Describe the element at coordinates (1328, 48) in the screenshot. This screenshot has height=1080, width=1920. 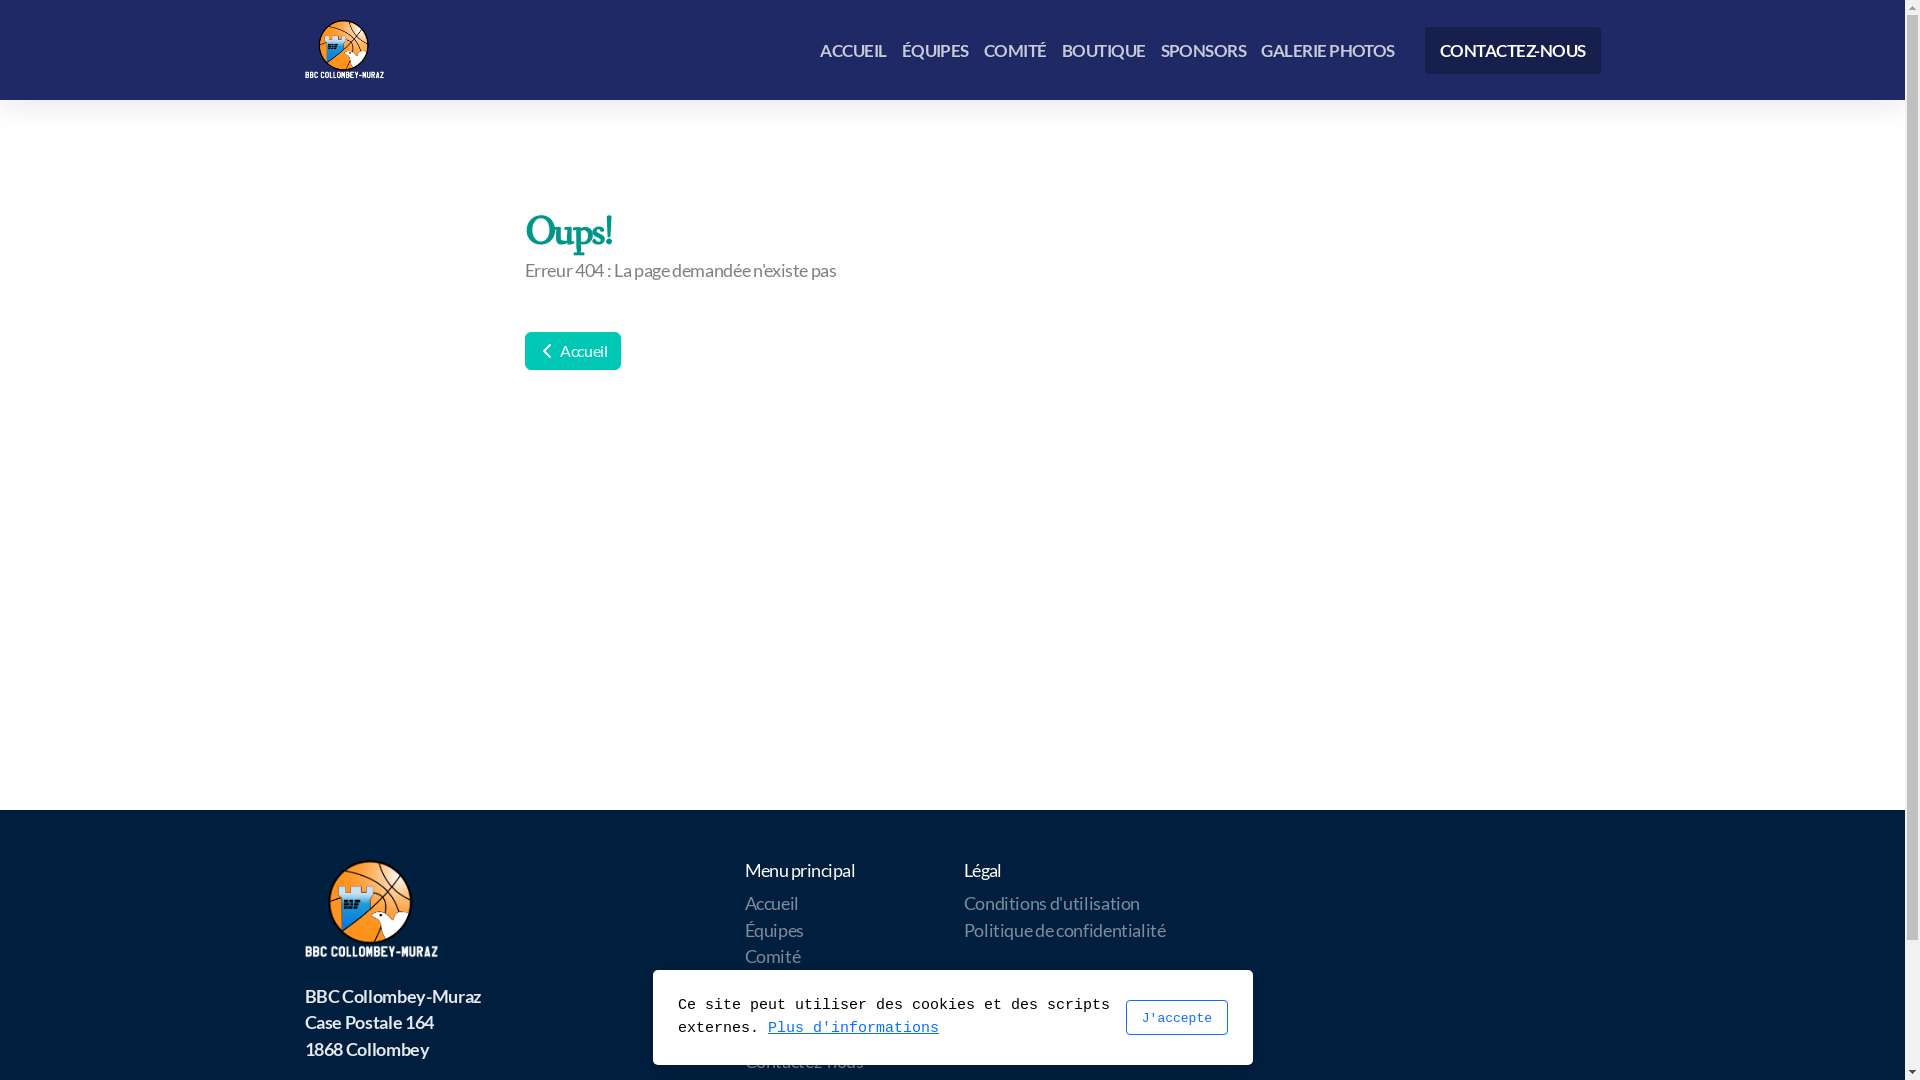
I see `'GALERIE PHOTOS'` at that location.